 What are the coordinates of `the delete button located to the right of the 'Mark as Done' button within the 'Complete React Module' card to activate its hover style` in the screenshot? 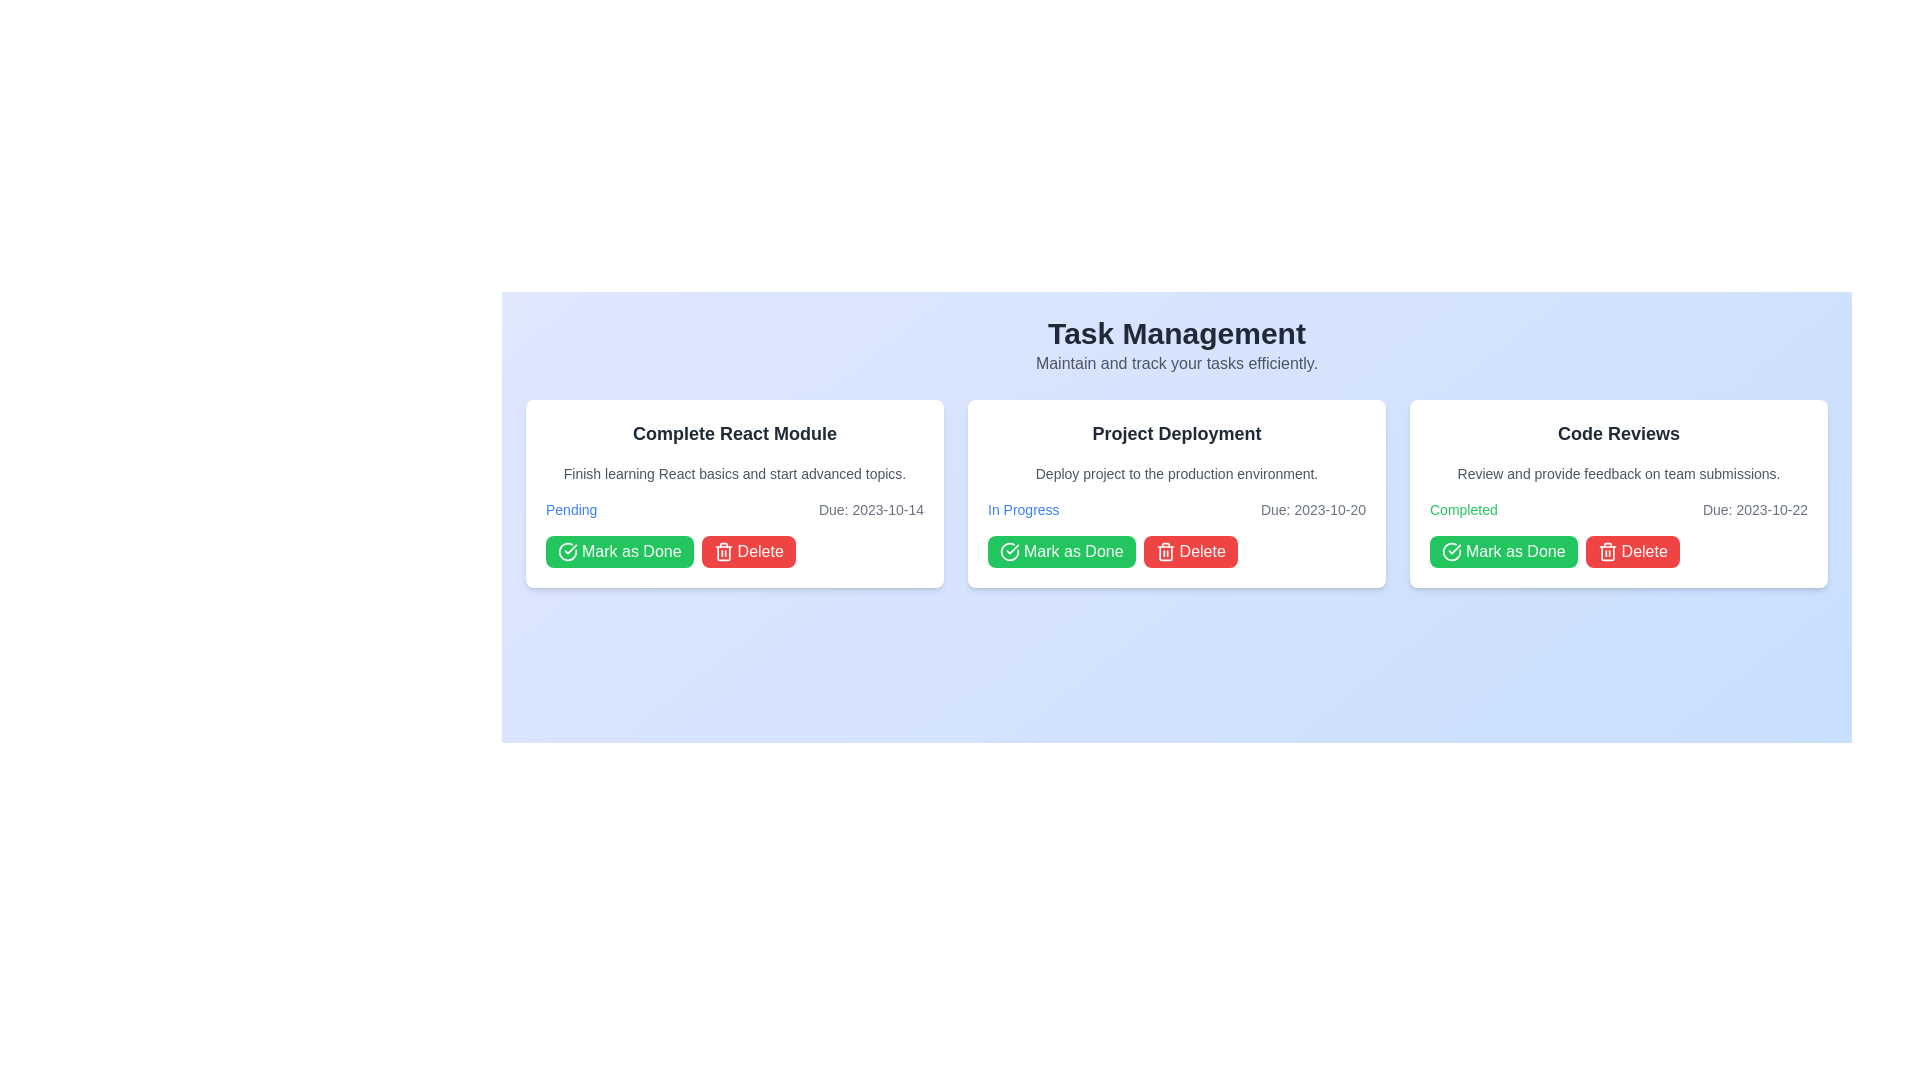 It's located at (747, 551).